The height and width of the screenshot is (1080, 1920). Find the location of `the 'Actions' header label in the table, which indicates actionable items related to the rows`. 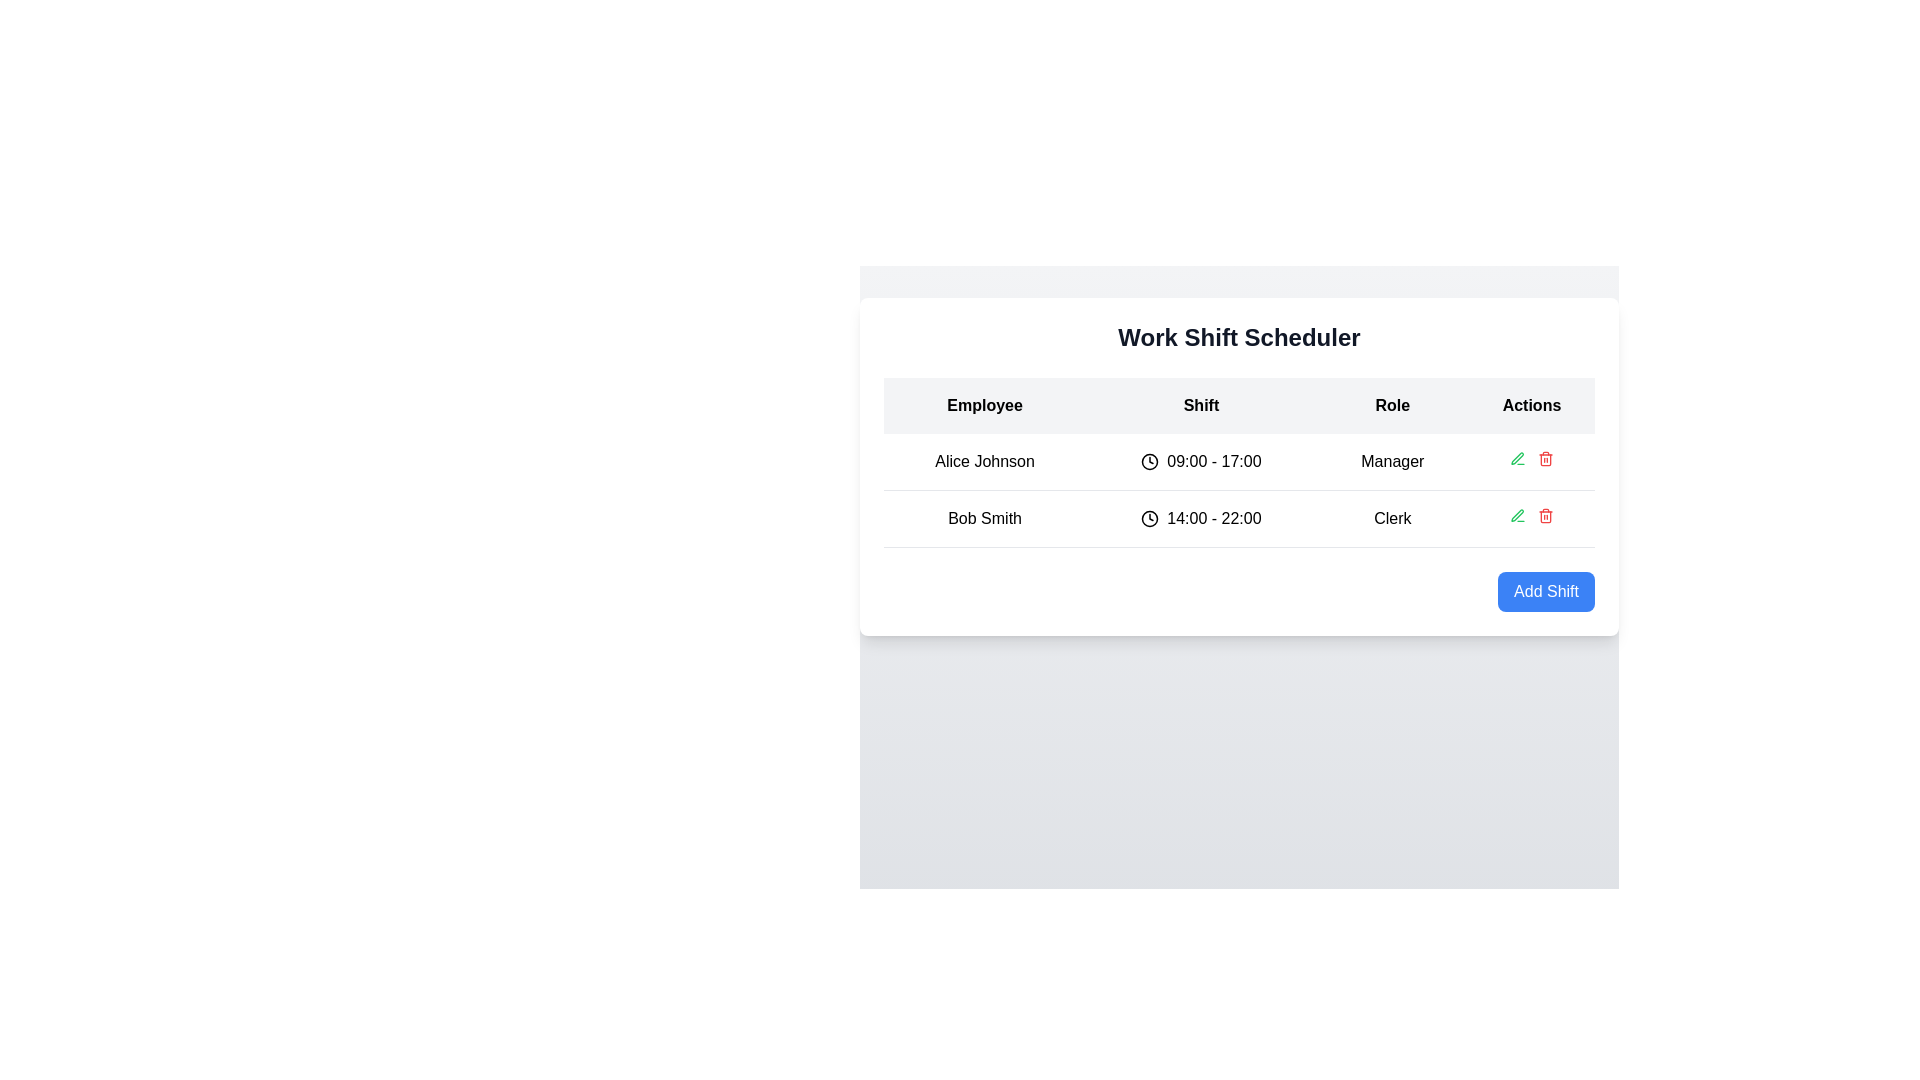

the 'Actions' header label in the table, which indicates actionable items related to the rows is located at coordinates (1530, 405).